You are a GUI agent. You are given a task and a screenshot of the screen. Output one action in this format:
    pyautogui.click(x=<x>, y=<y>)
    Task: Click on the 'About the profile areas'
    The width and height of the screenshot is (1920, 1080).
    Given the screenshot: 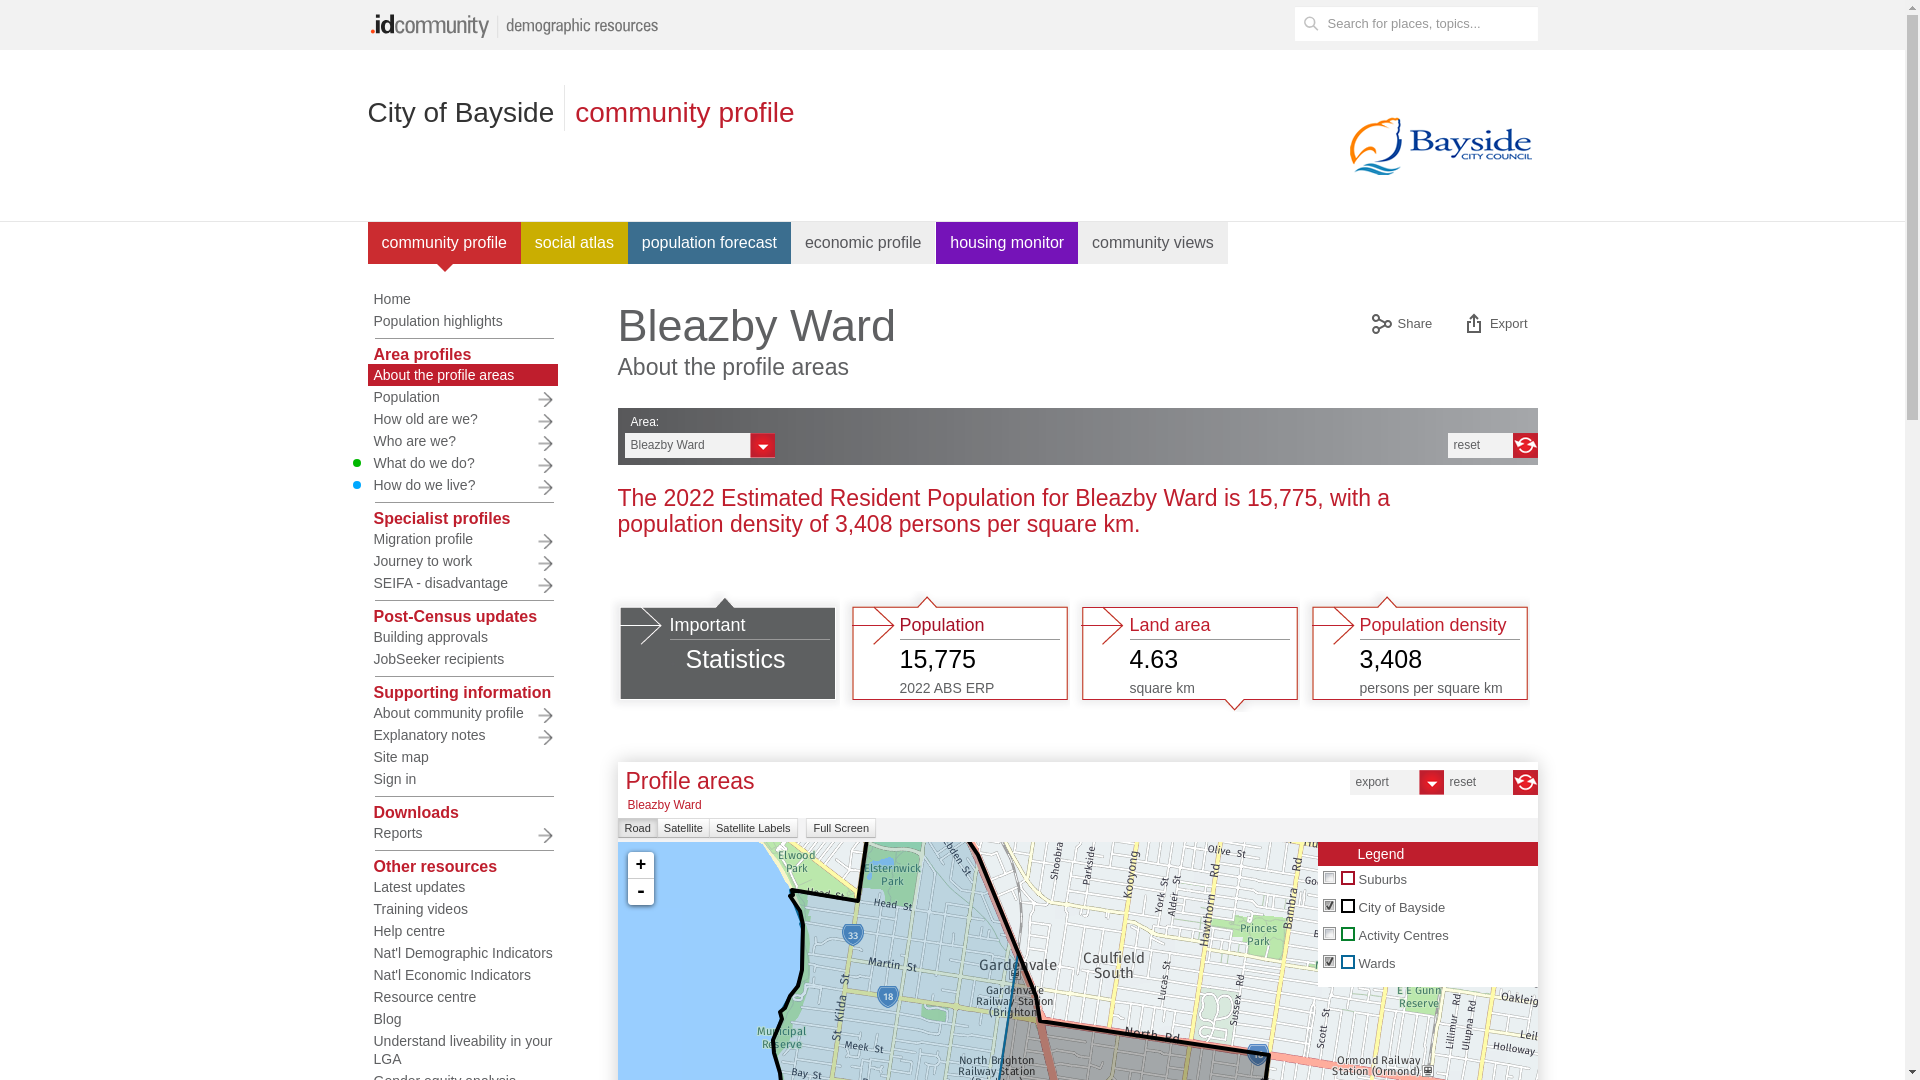 What is the action you would take?
    pyautogui.click(x=368, y=374)
    